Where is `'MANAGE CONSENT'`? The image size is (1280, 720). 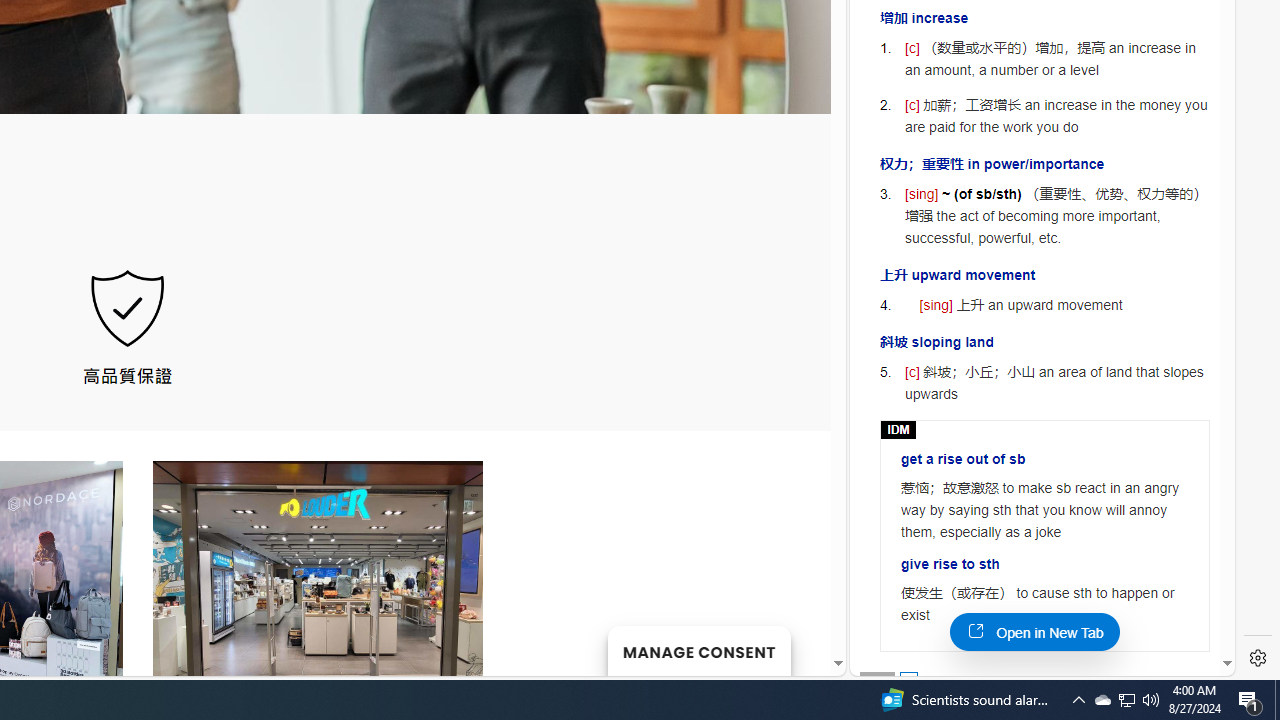 'MANAGE CONSENT' is located at coordinates (698, 650).